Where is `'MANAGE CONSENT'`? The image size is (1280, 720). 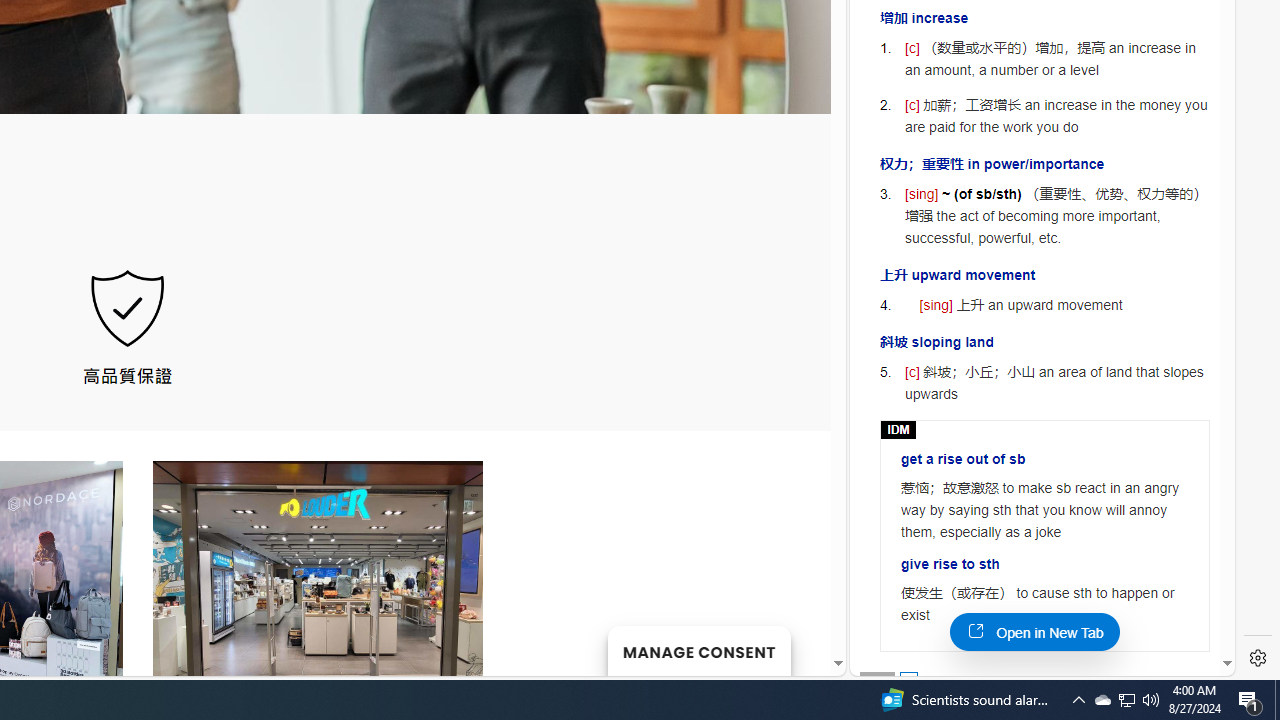 'MANAGE CONSENT' is located at coordinates (698, 650).